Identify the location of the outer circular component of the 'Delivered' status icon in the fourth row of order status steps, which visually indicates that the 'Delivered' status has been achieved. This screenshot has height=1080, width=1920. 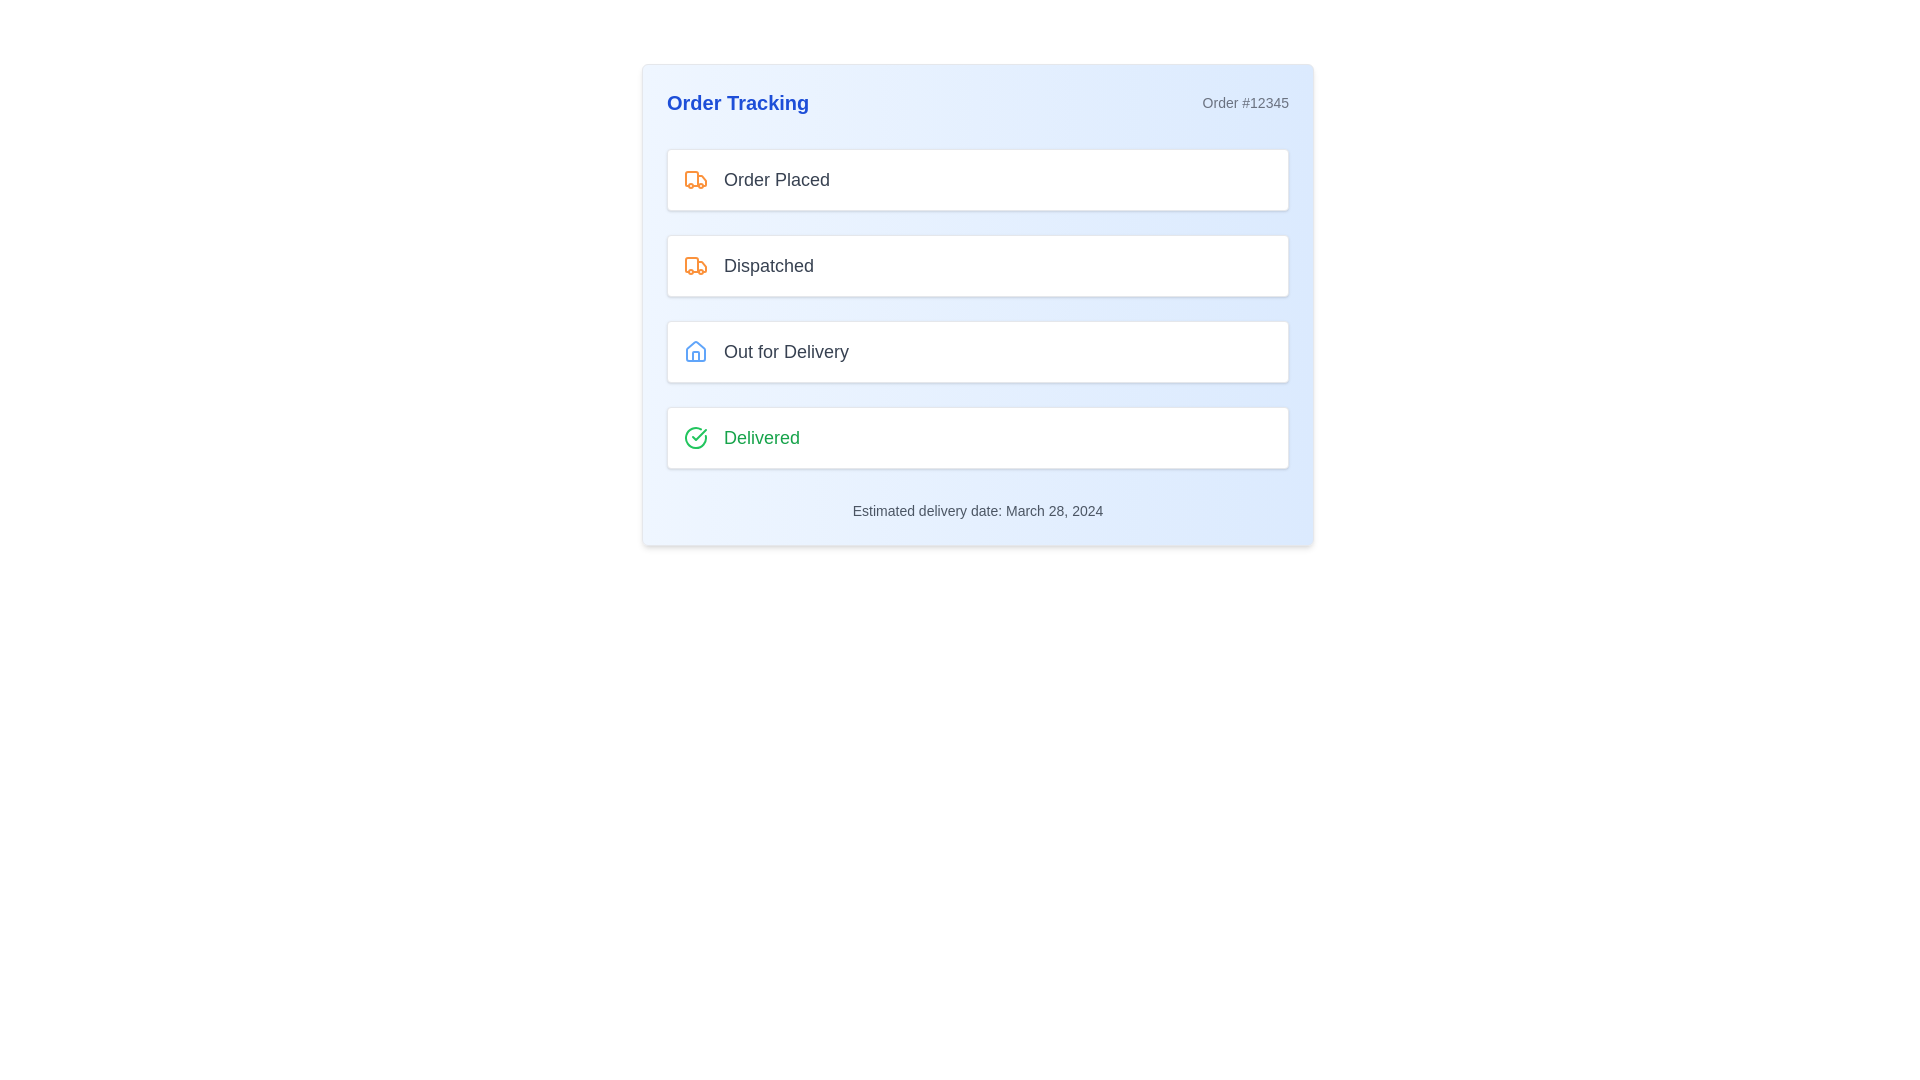
(696, 437).